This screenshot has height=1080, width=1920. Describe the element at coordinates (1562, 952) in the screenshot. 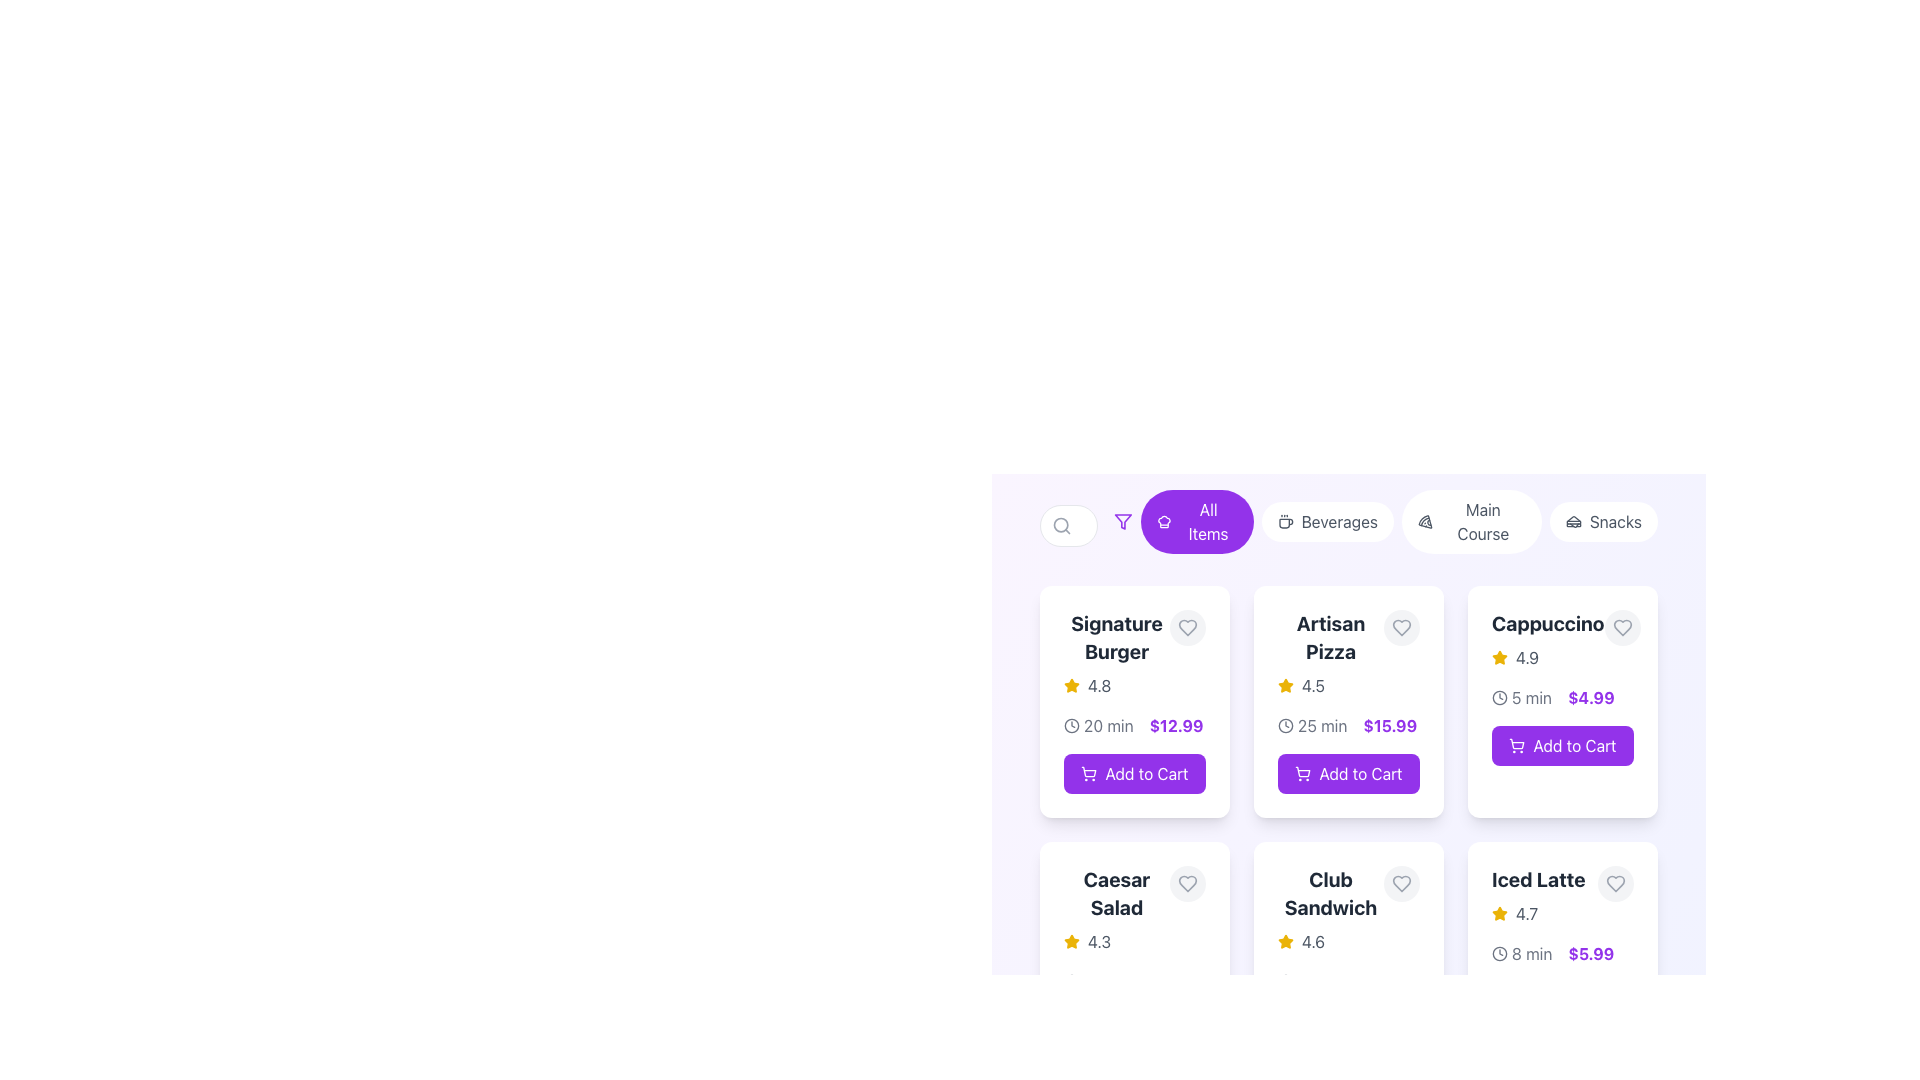

I see `the Text display component that shows the estimated preparation time and price information of the 'Iced Latte' card located in the bottom-right corner of the product cards` at that location.